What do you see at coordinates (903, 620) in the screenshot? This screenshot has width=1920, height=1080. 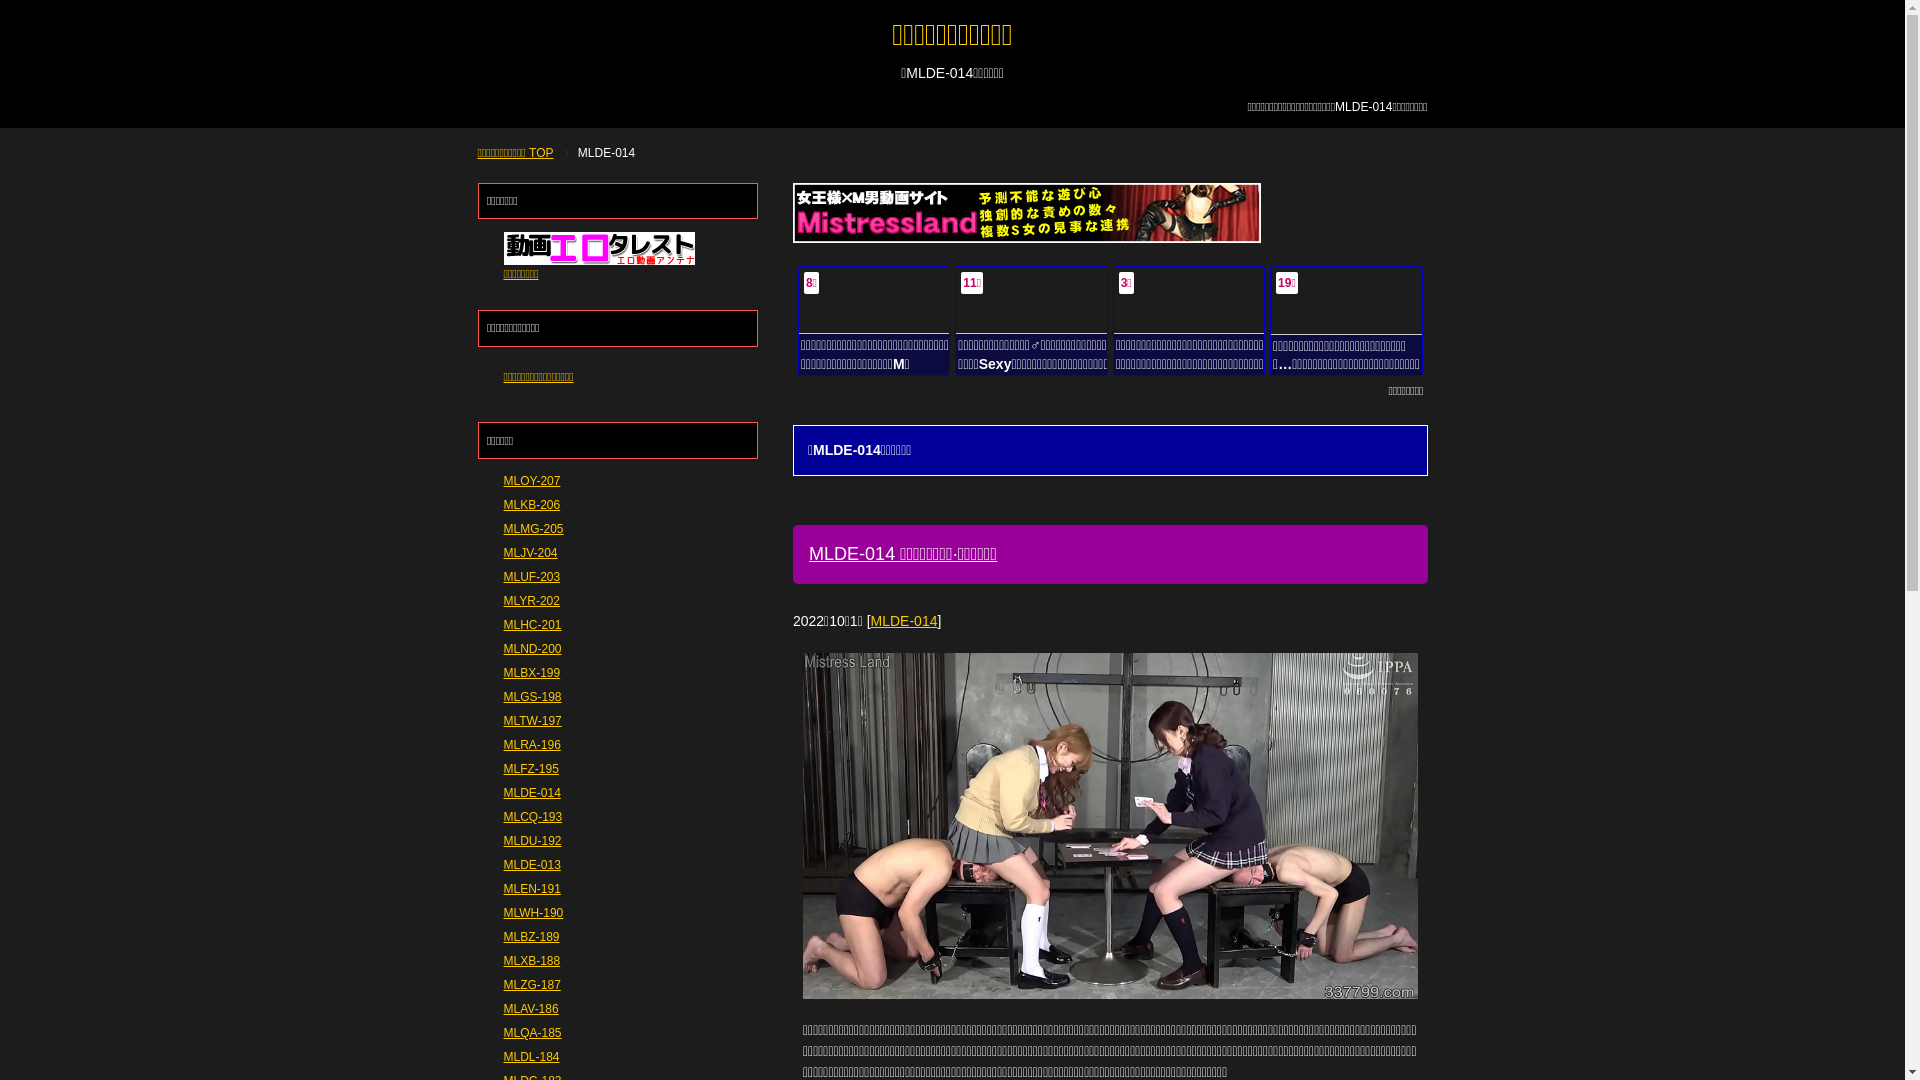 I see `'MLDE-014'` at bounding box center [903, 620].